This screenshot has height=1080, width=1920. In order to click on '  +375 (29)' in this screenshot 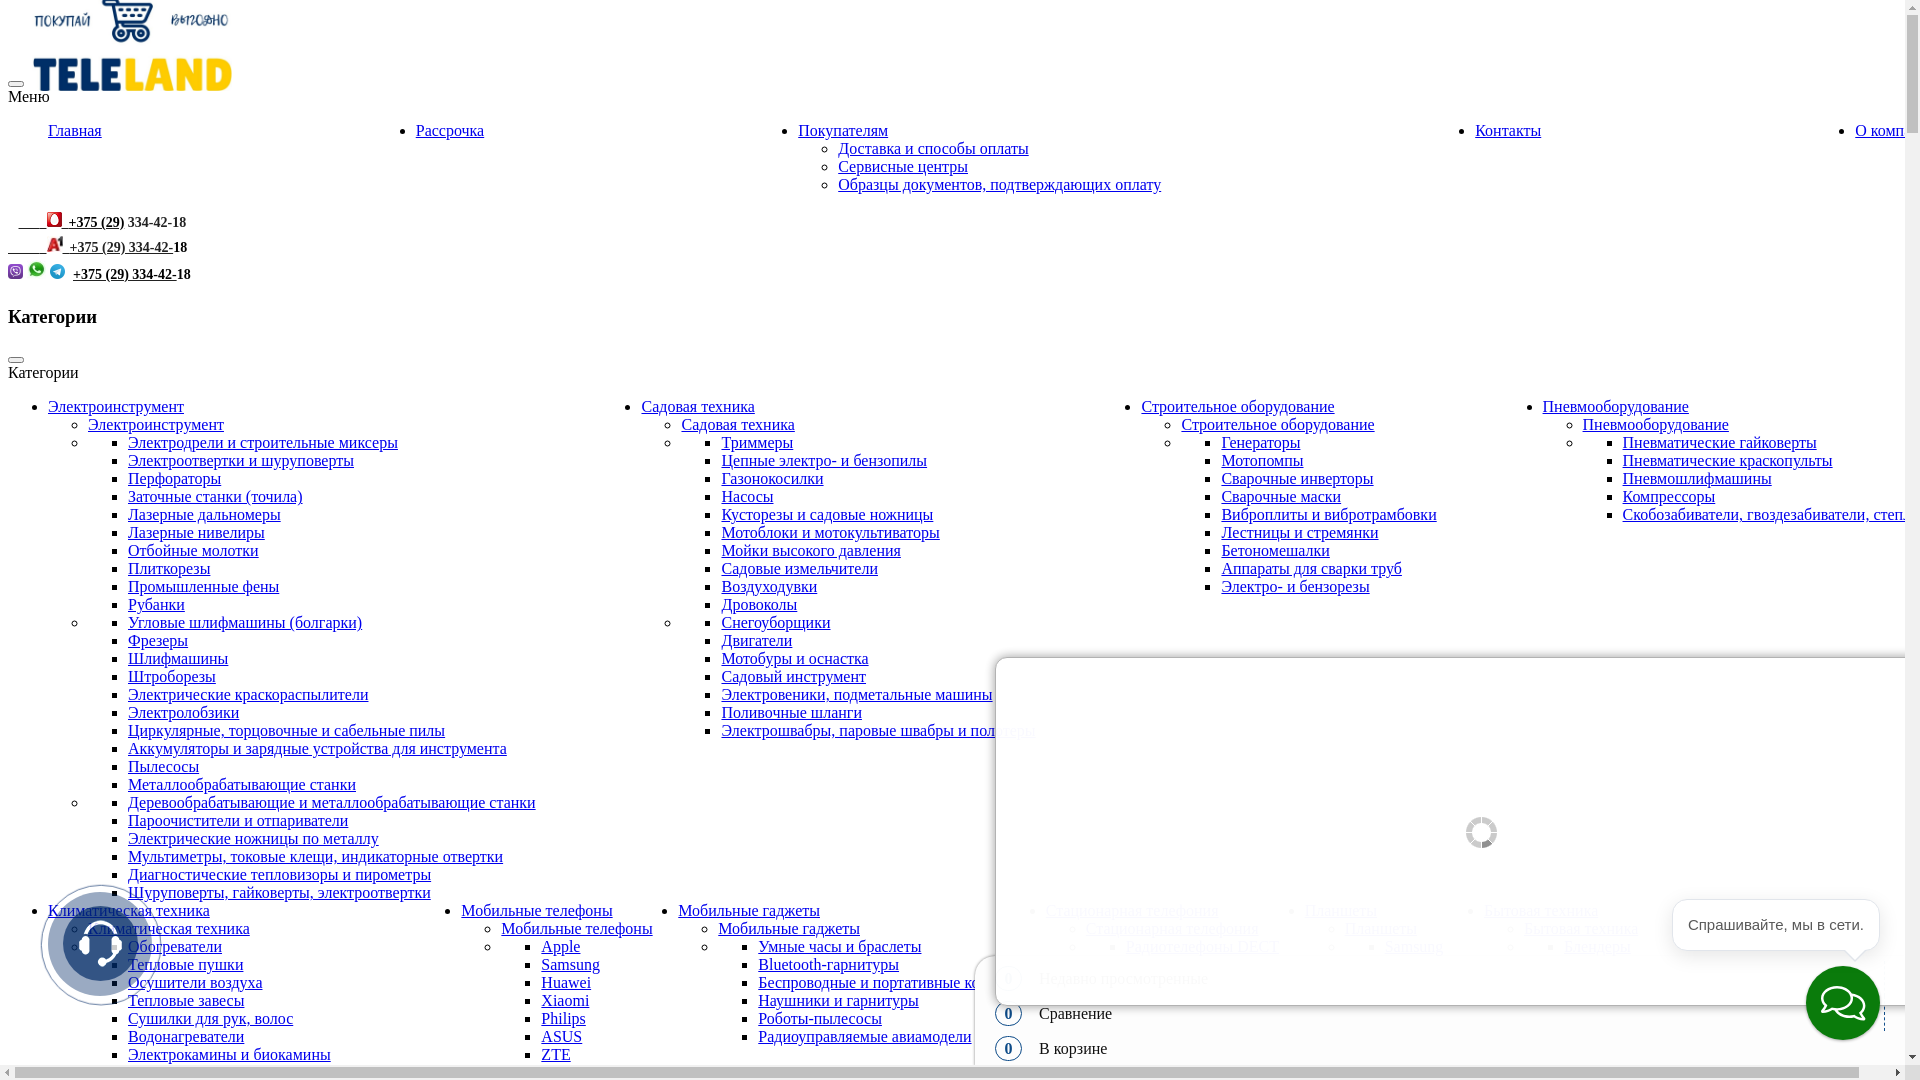, I will do `click(92, 222)`.